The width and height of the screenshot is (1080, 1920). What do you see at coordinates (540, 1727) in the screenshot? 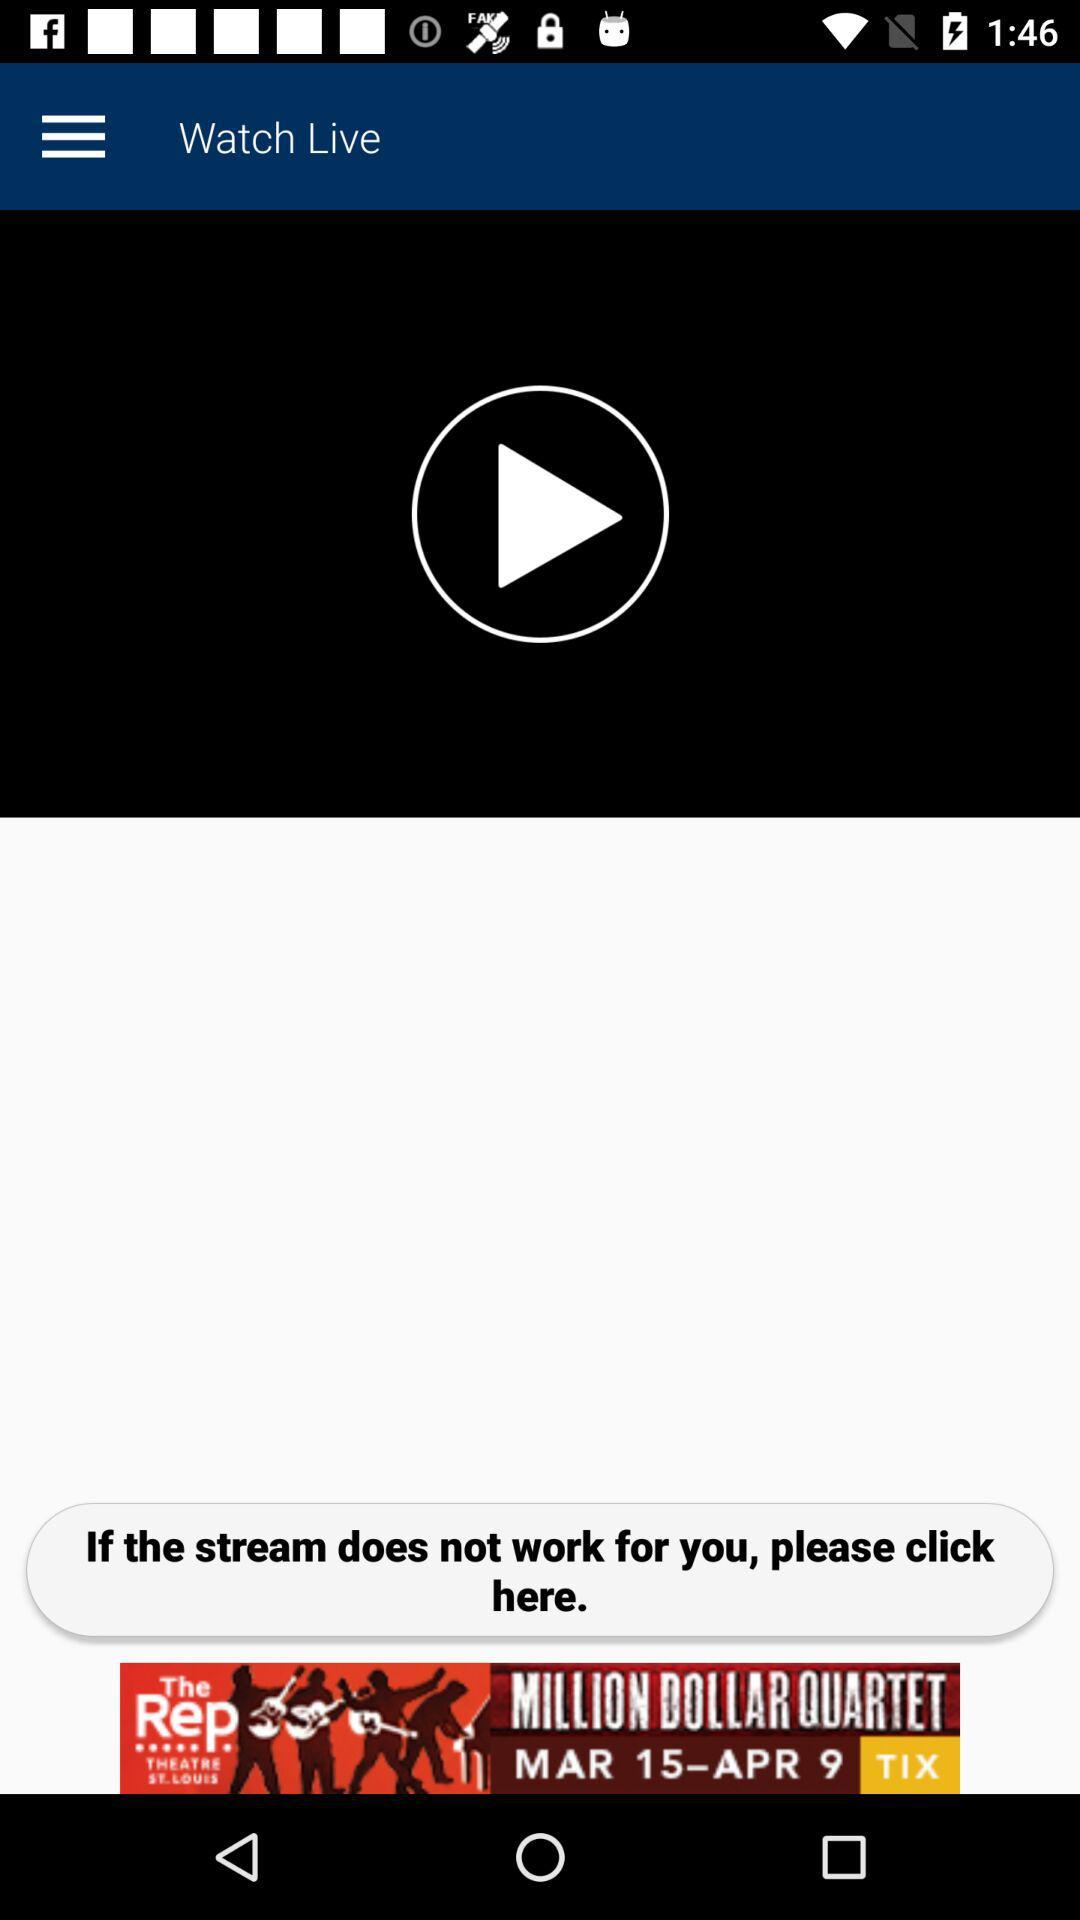
I see `advertising page` at bounding box center [540, 1727].